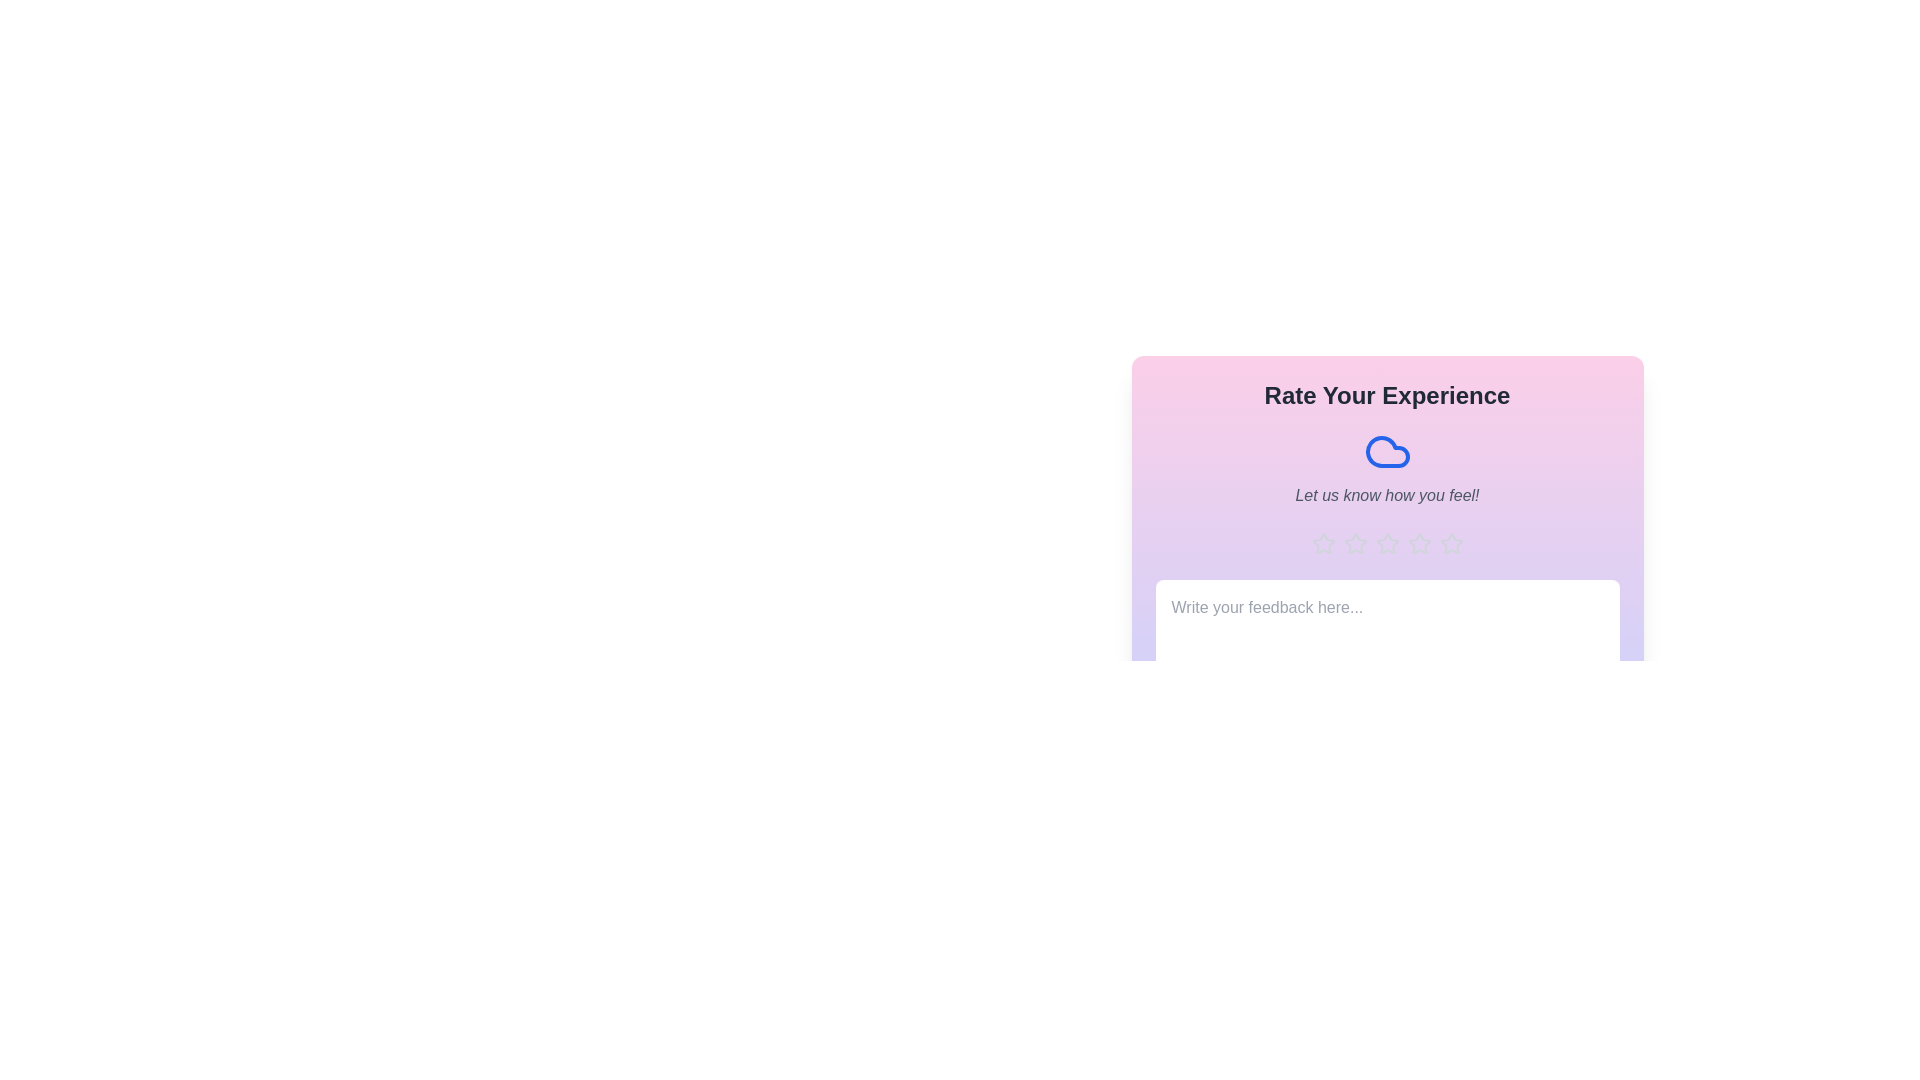  Describe the element at coordinates (1386, 632) in the screenshot. I see `the text area and type the feedback` at that location.